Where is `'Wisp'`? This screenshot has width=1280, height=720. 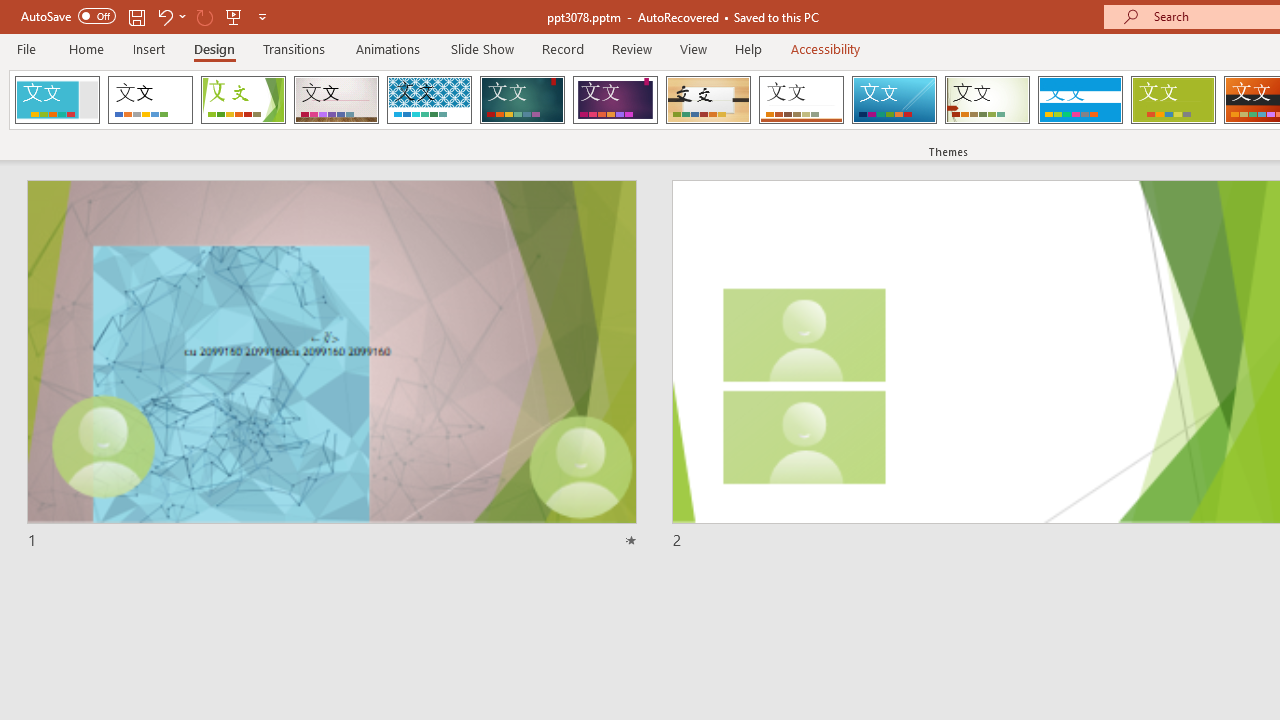 'Wisp' is located at coordinates (987, 100).